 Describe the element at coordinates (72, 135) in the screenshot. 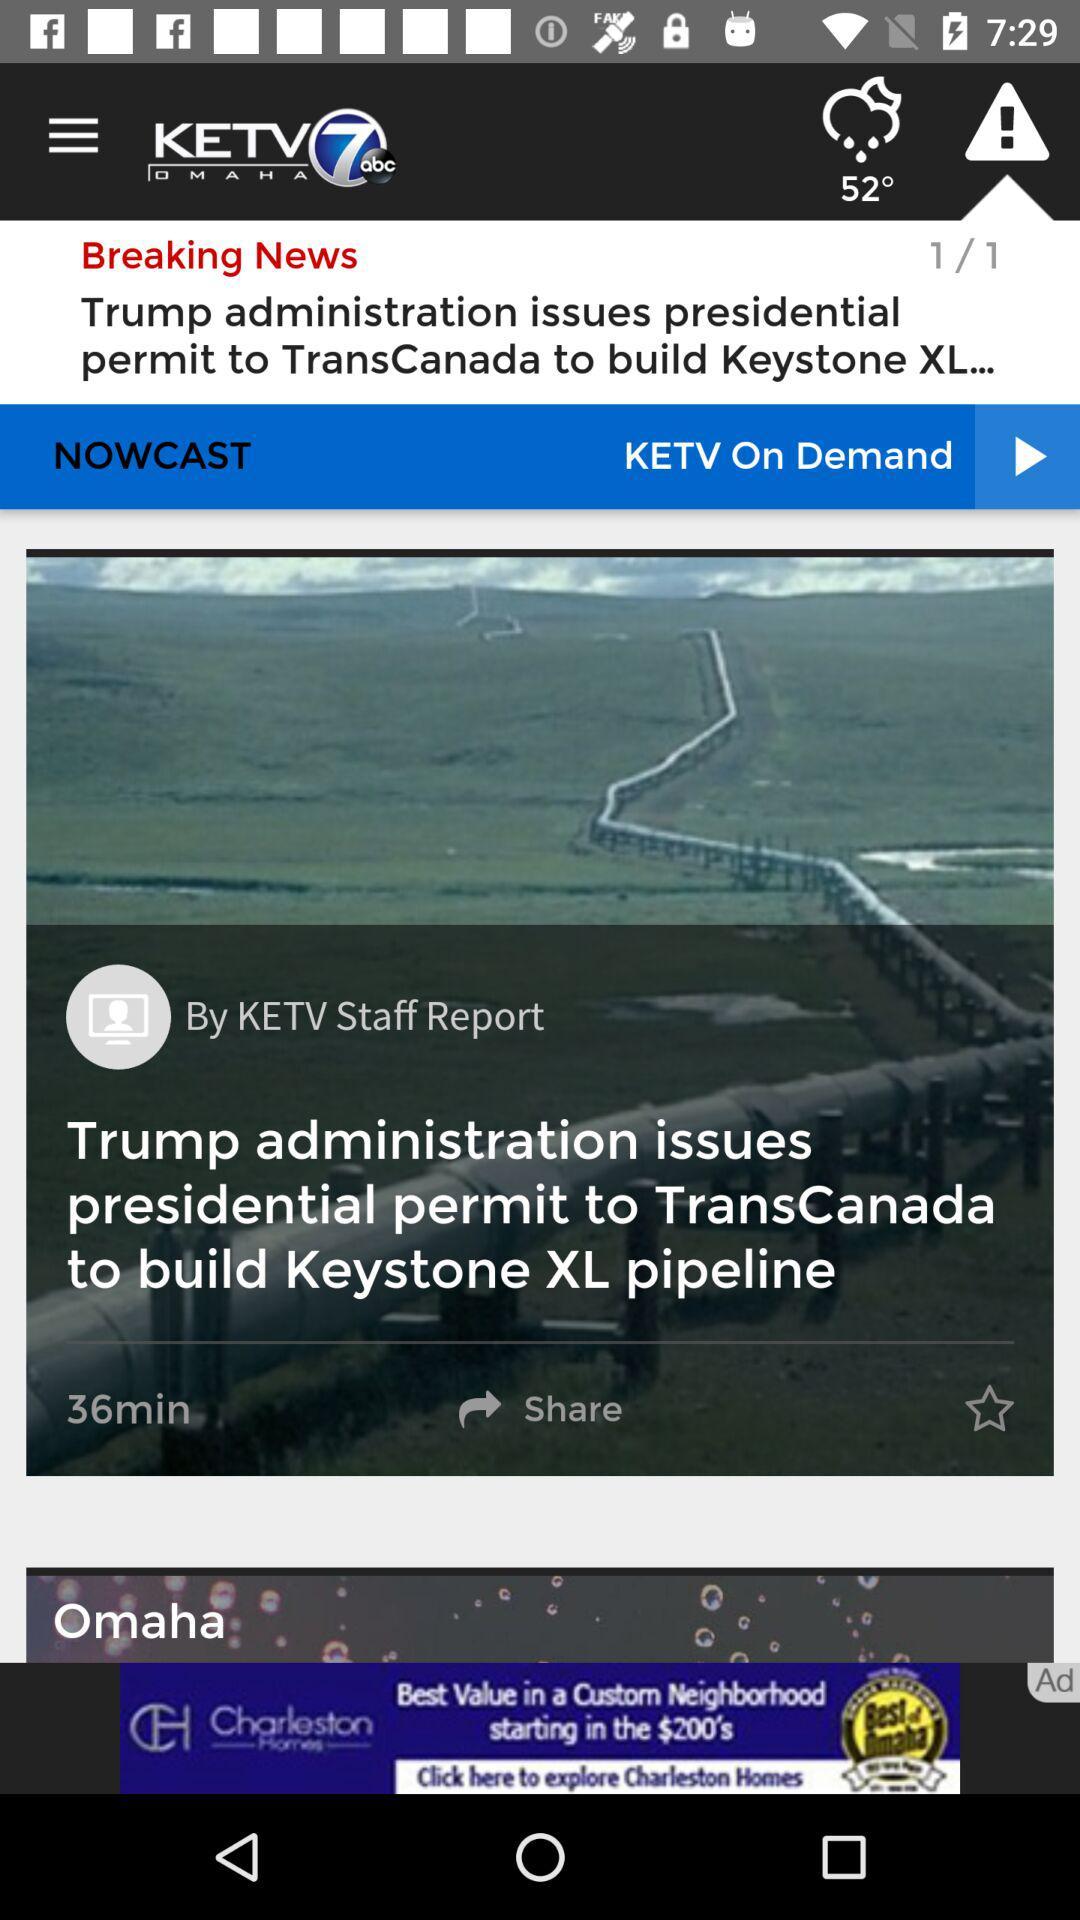

I see `the menu icon` at that location.